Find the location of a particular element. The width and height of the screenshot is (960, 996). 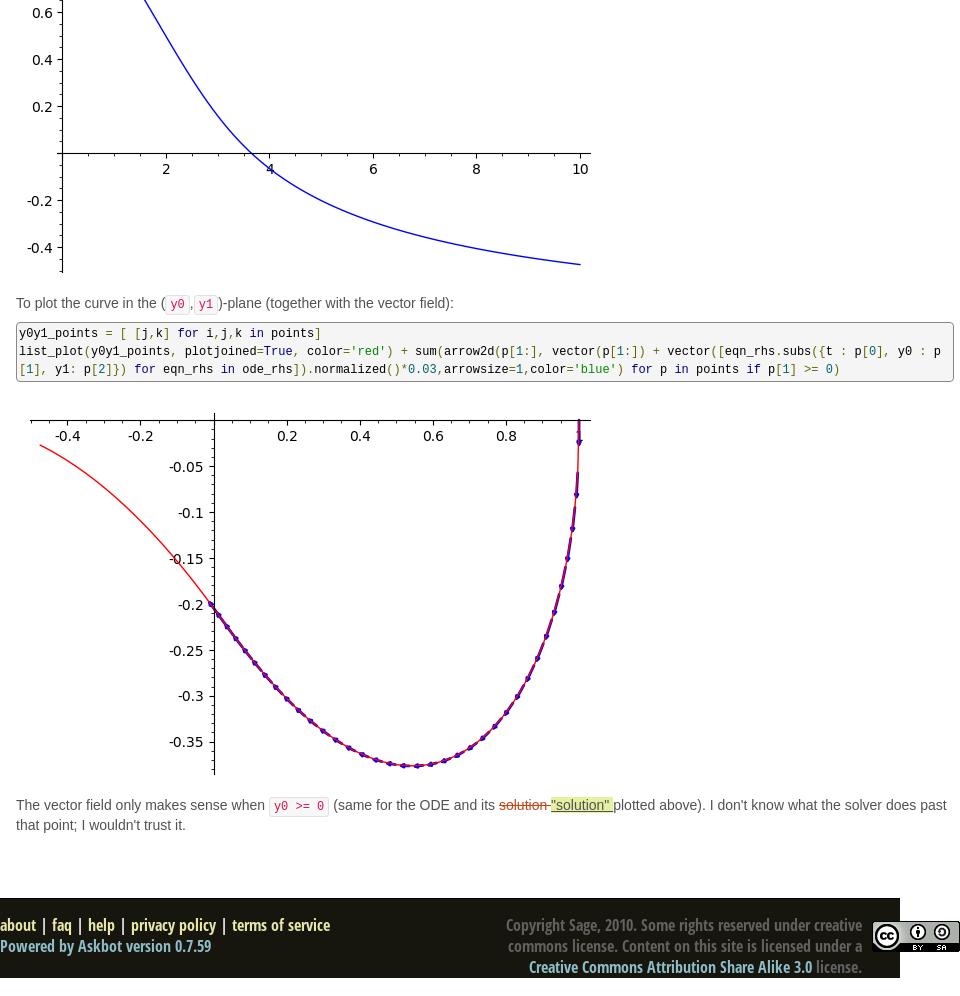

'about' is located at coordinates (16, 924).